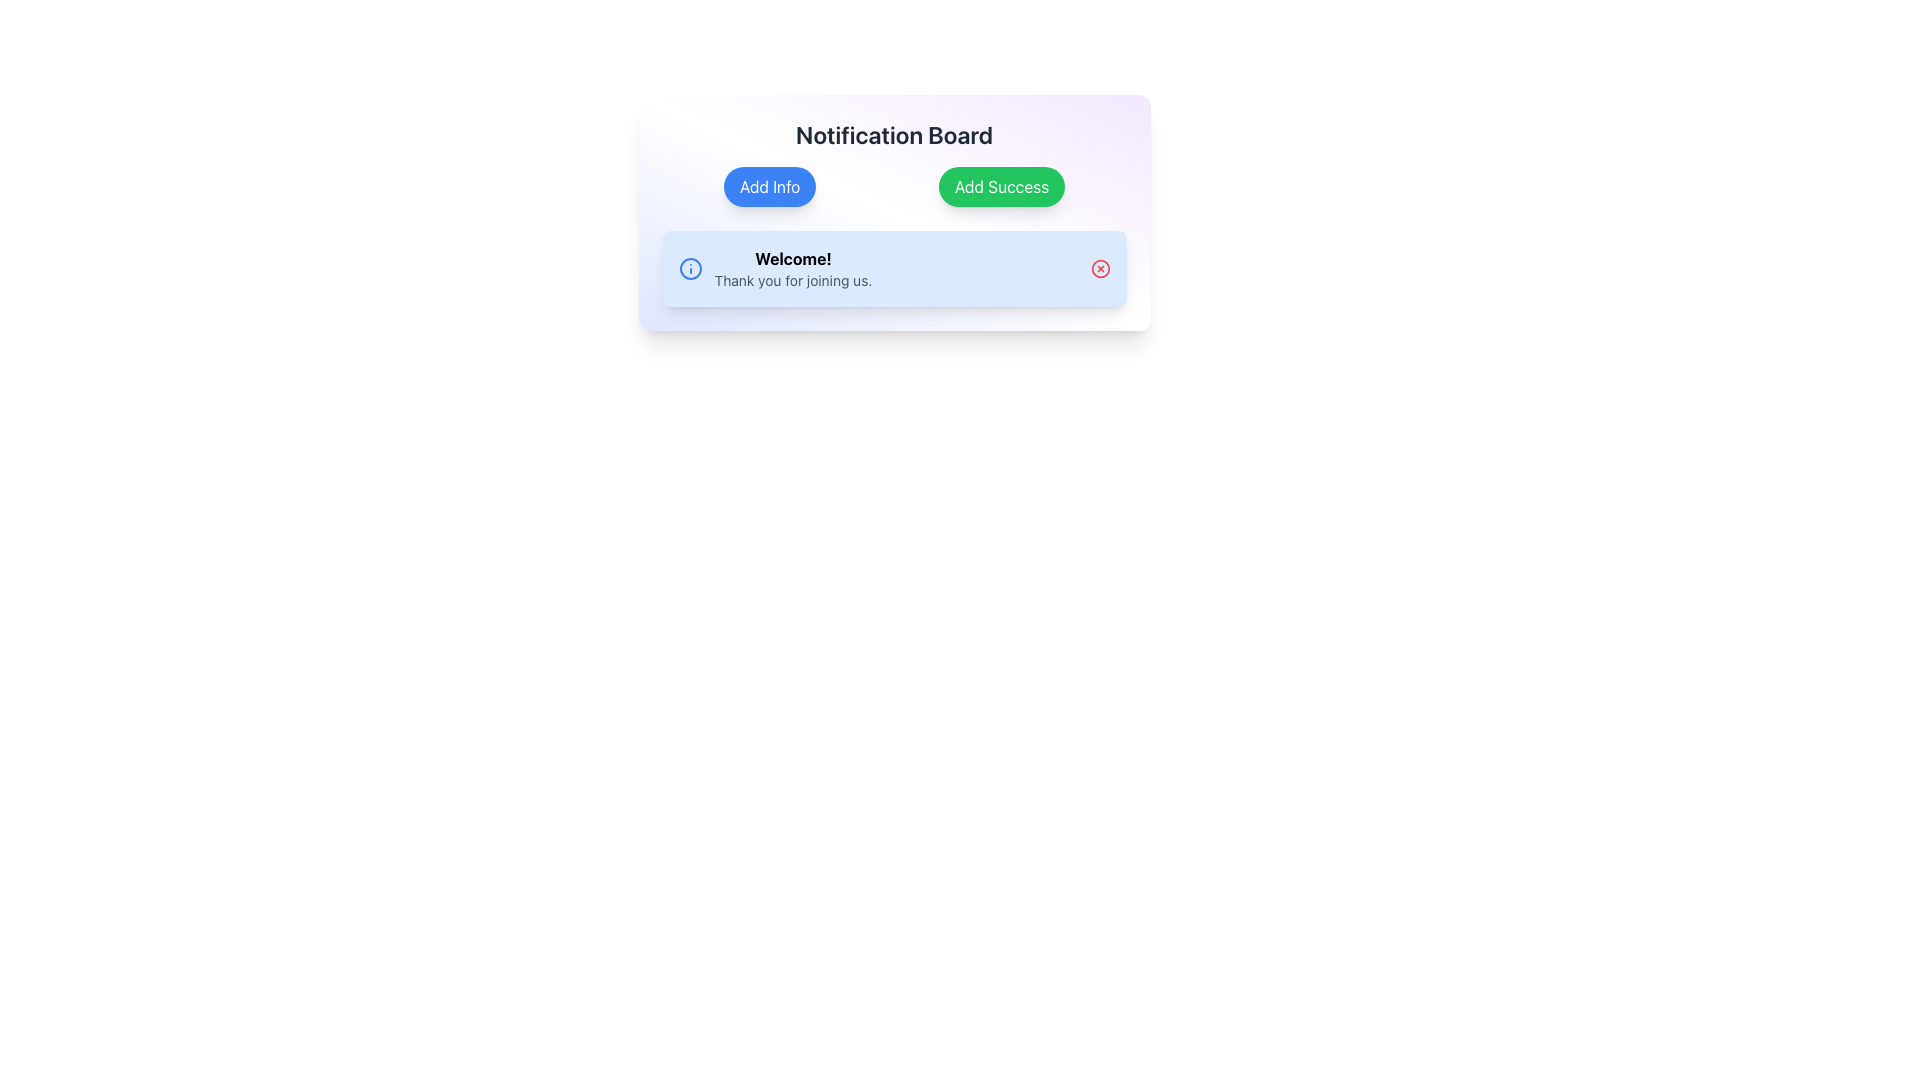 Image resolution: width=1920 pixels, height=1080 pixels. Describe the element at coordinates (792, 257) in the screenshot. I see `the text of the heading or greeting message in the notification box, located at the upper-left part just below the icon and above the text 'Thank you for joining us.'` at that location.